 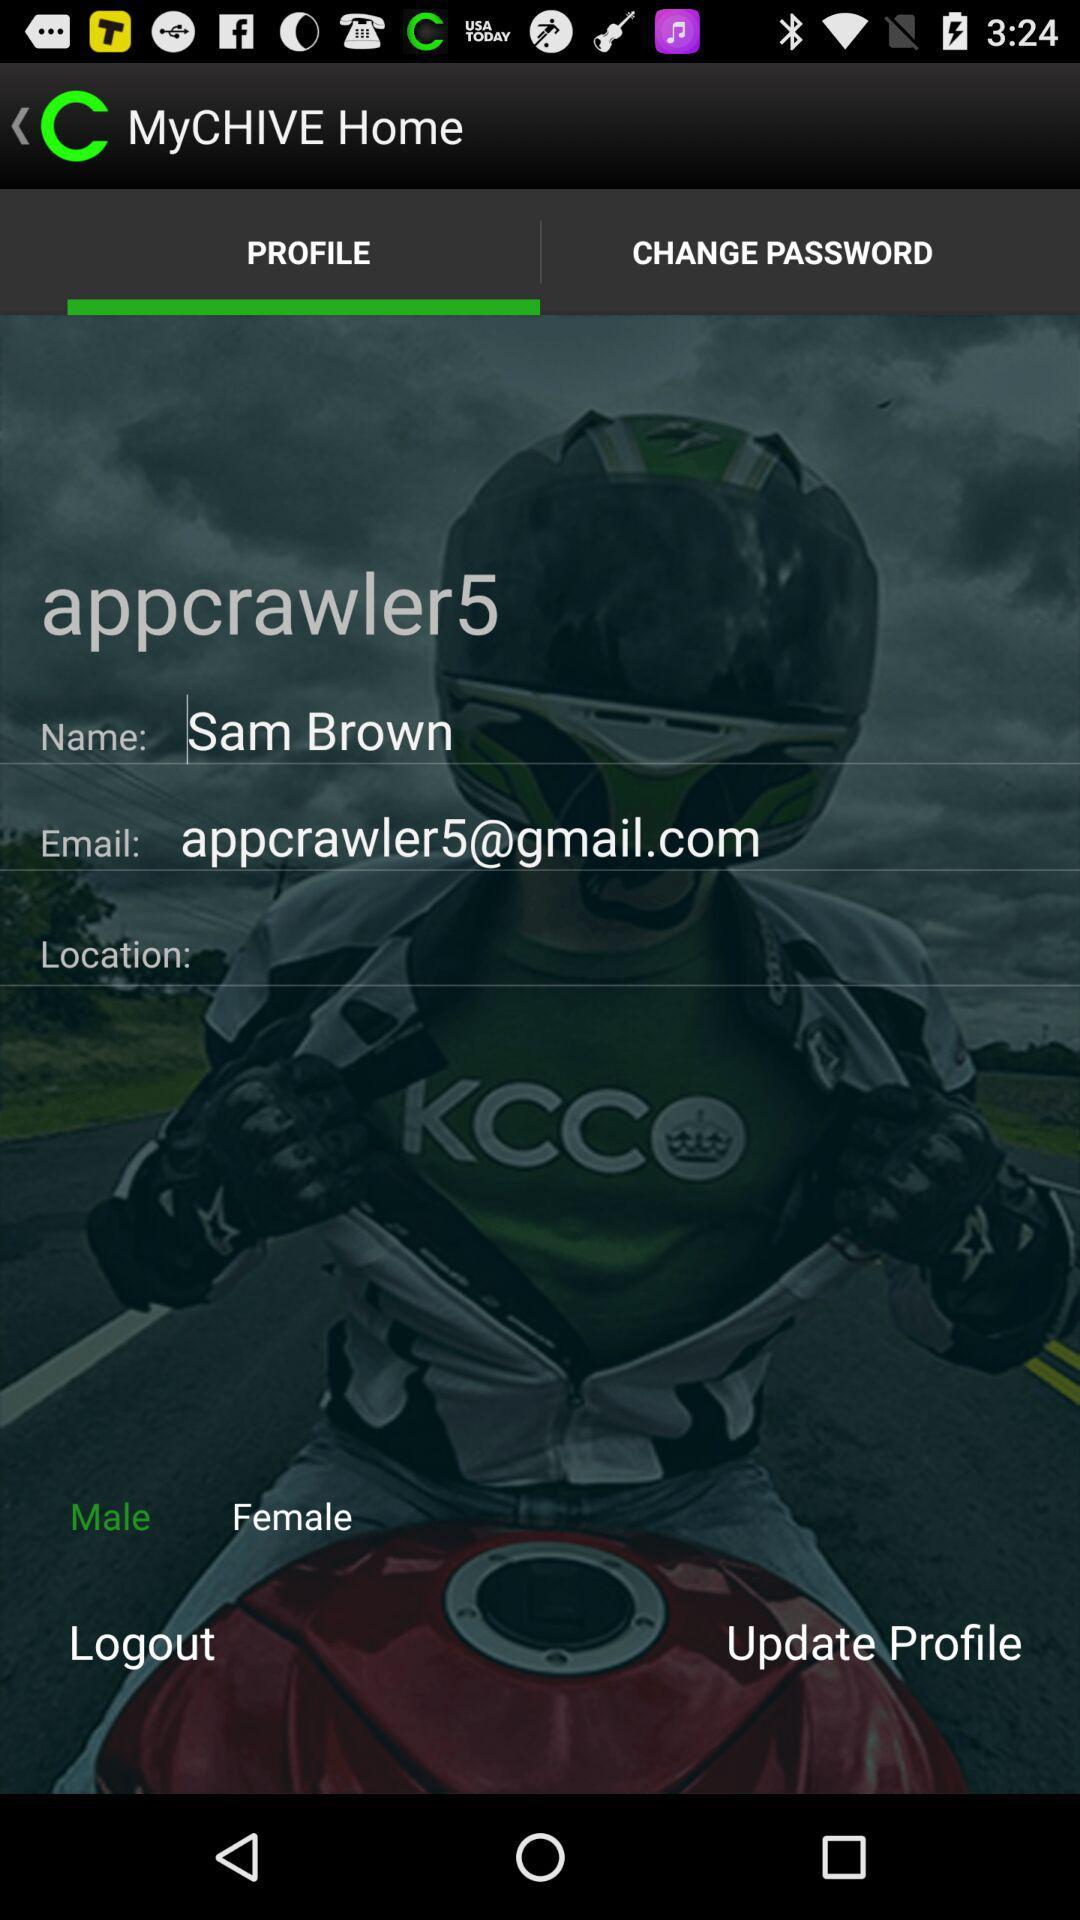 What do you see at coordinates (304, 251) in the screenshot?
I see `the text which is left of the text change password` at bounding box center [304, 251].